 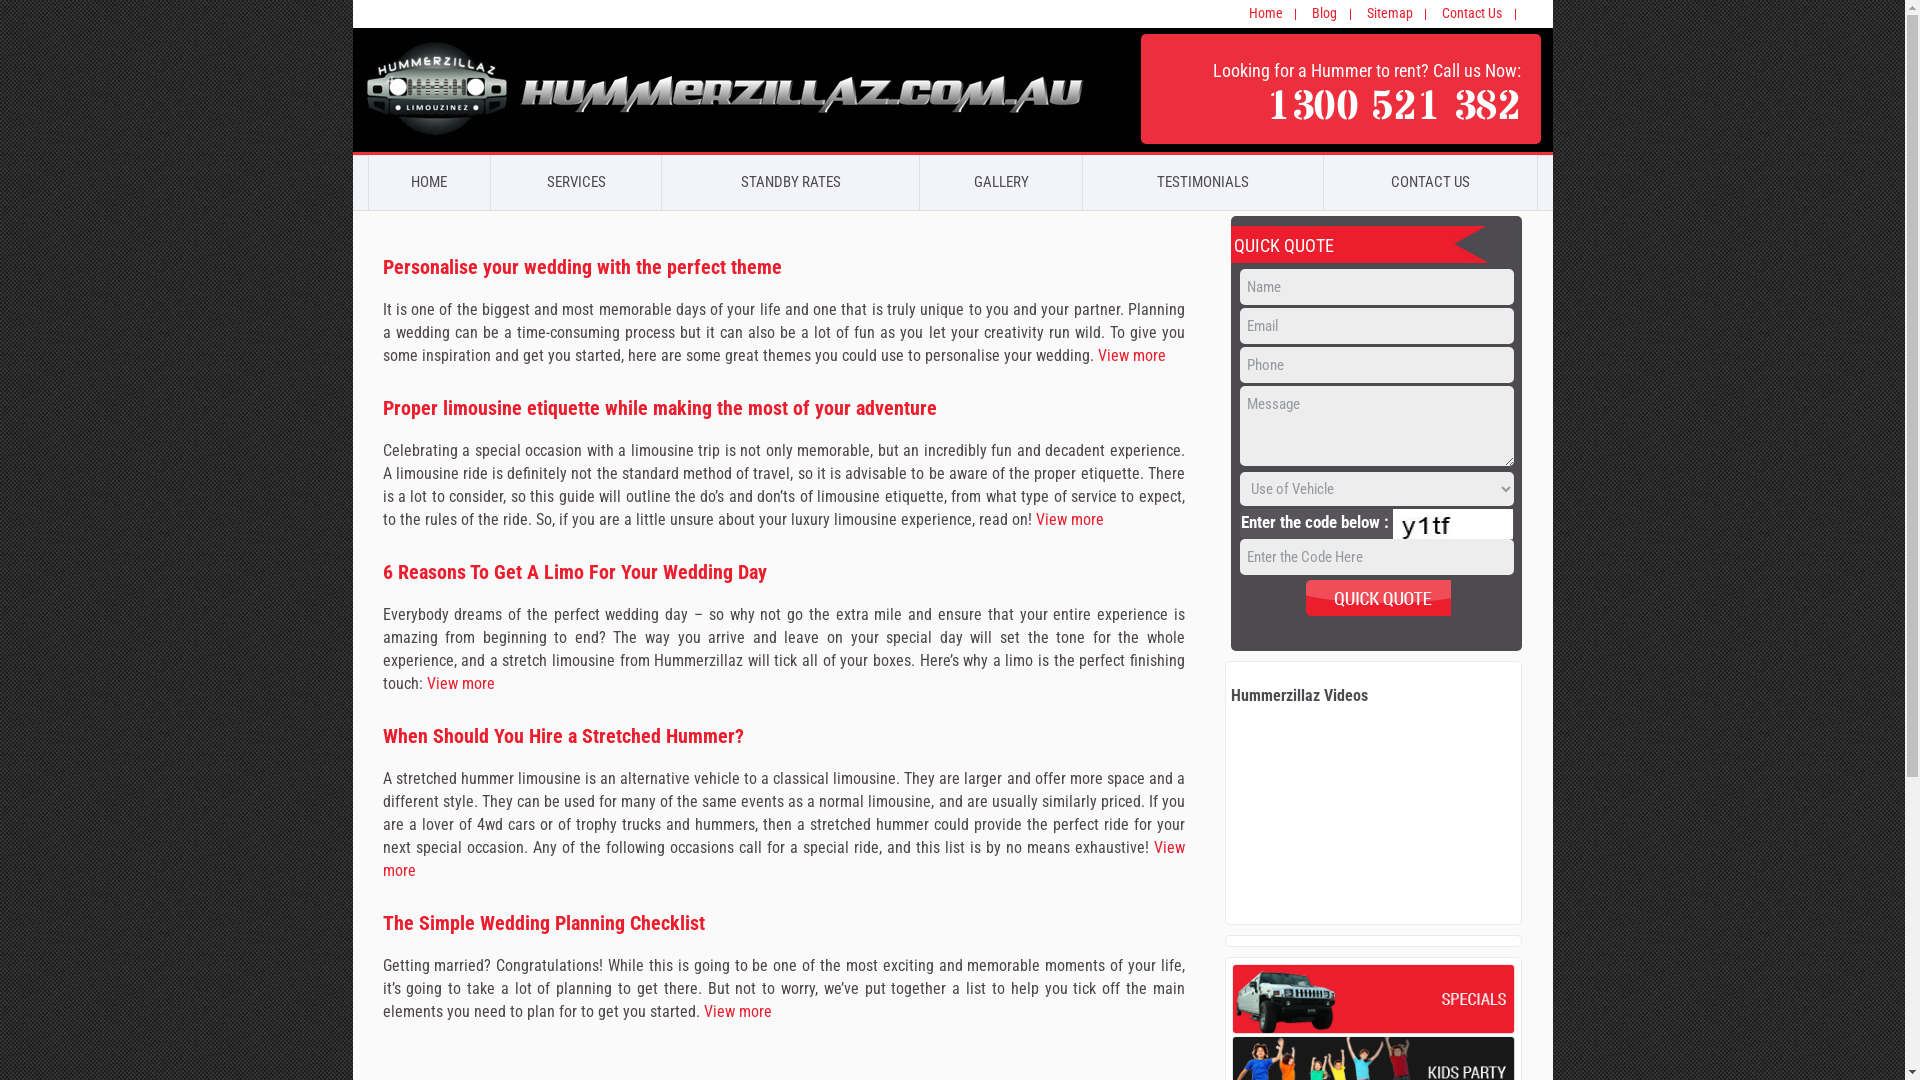 I want to click on 'Sitemap', so click(x=1387, y=12).